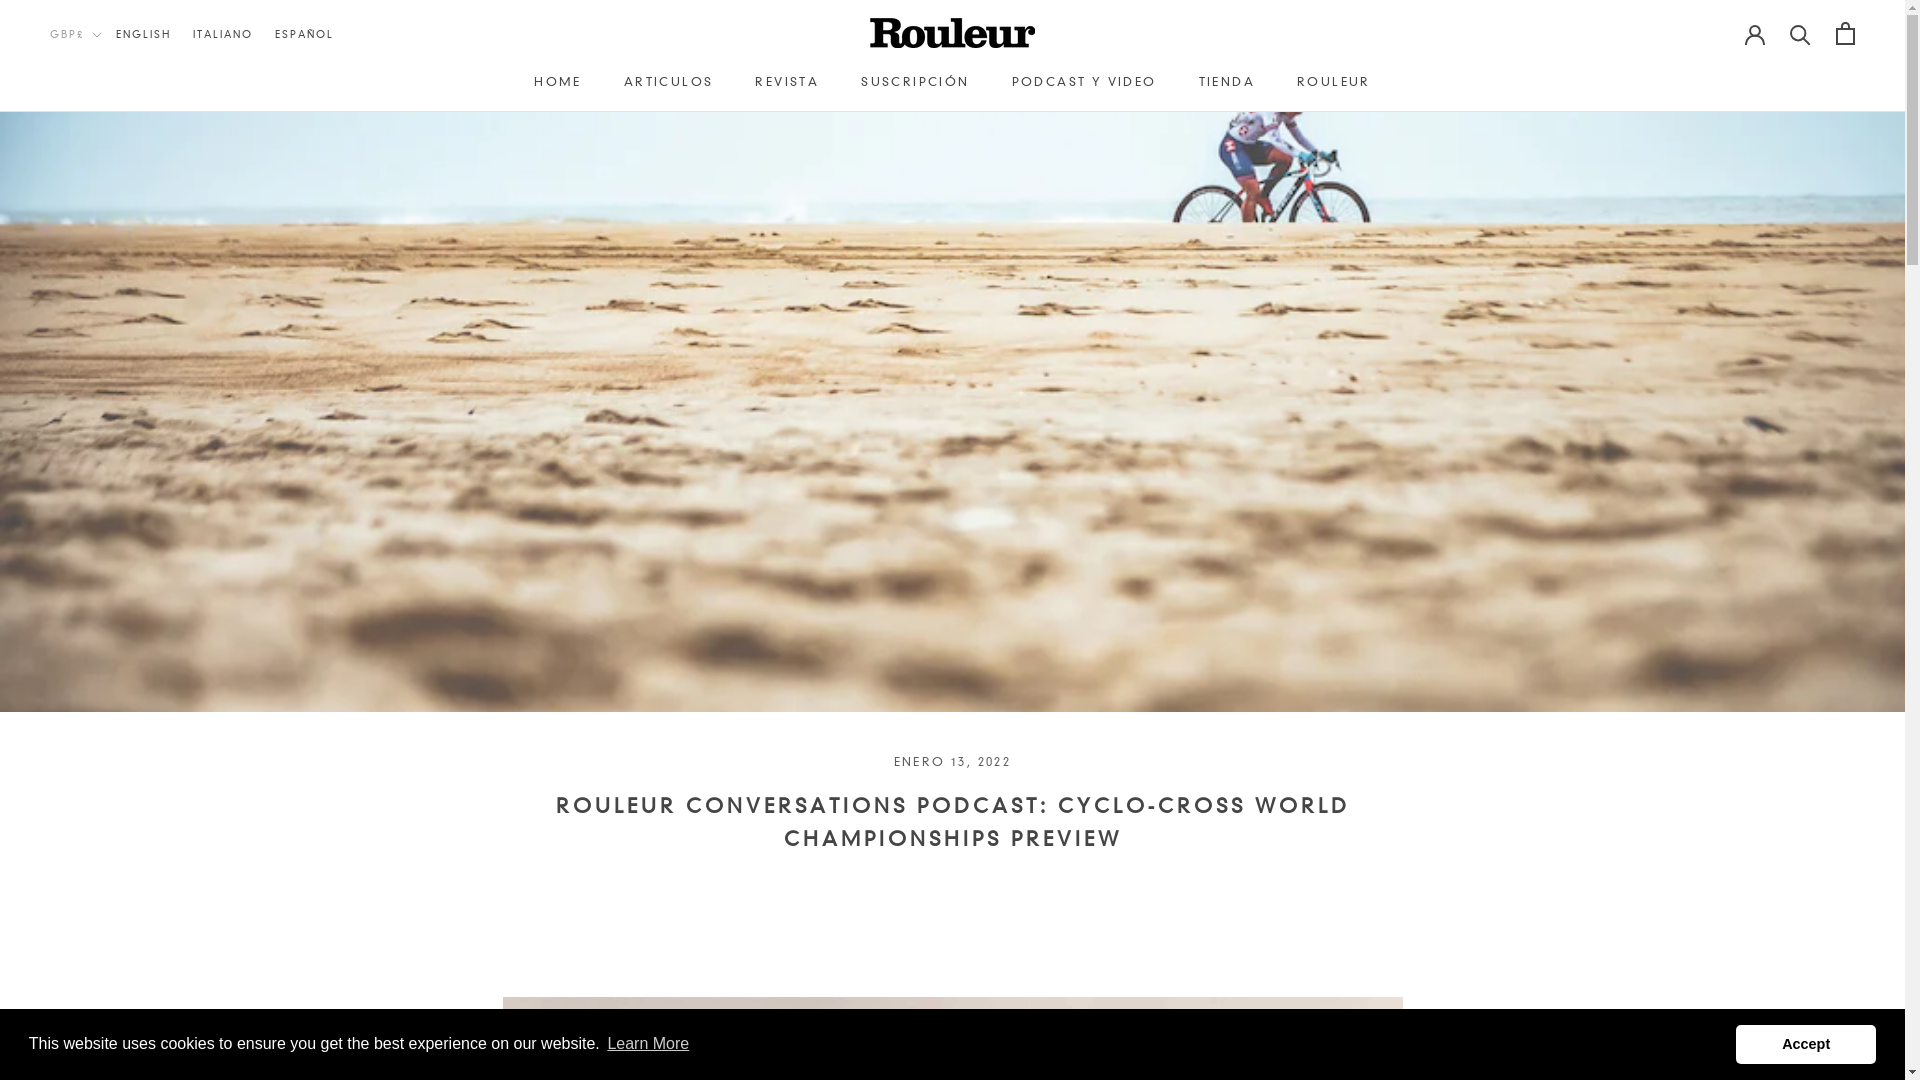  What do you see at coordinates (668, 80) in the screenshot?
I see `'ARTICULOS'` at bounding box center [668, 80].